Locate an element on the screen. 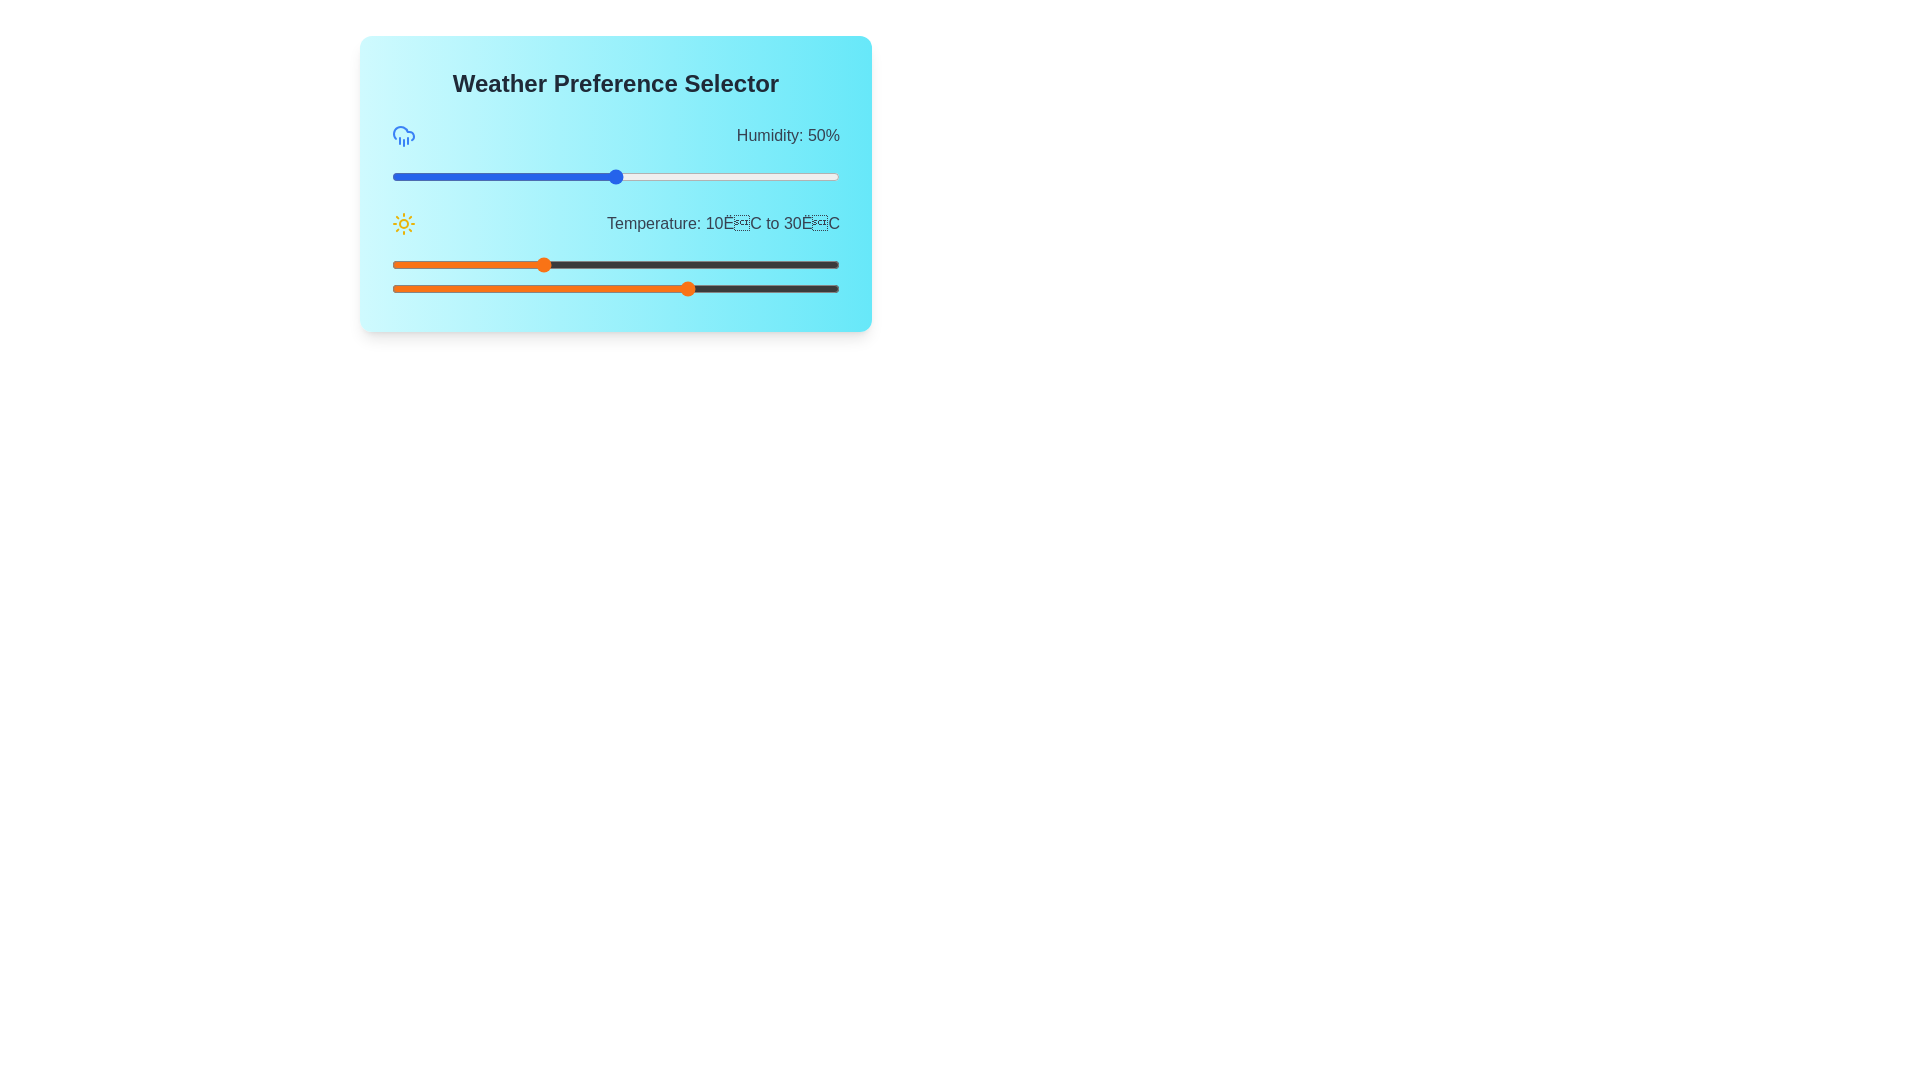 The width and height of the screenshot is (1920, 1080). the maximum temperature slider to 9 degrees Celsius is located at coordinates (533, 289).